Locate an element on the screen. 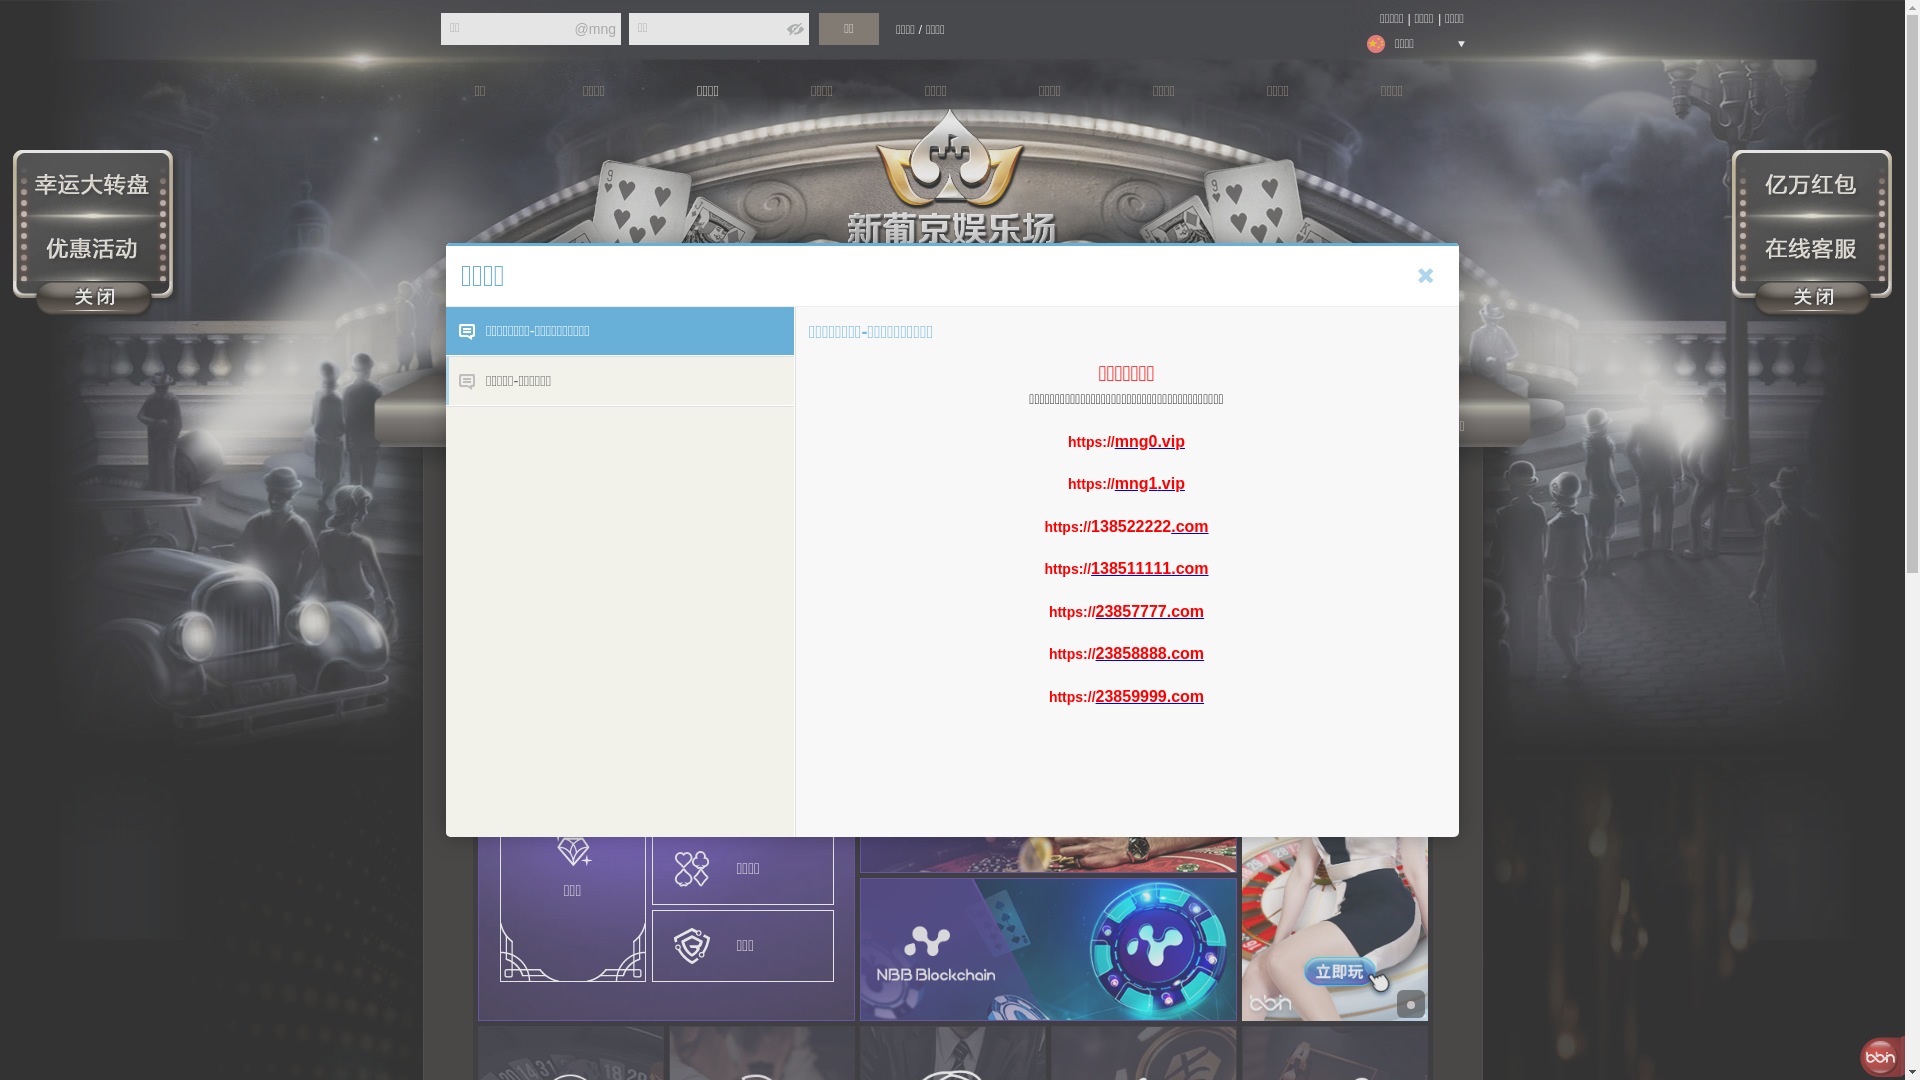  '.com' is located at coordinates (1189, 525).